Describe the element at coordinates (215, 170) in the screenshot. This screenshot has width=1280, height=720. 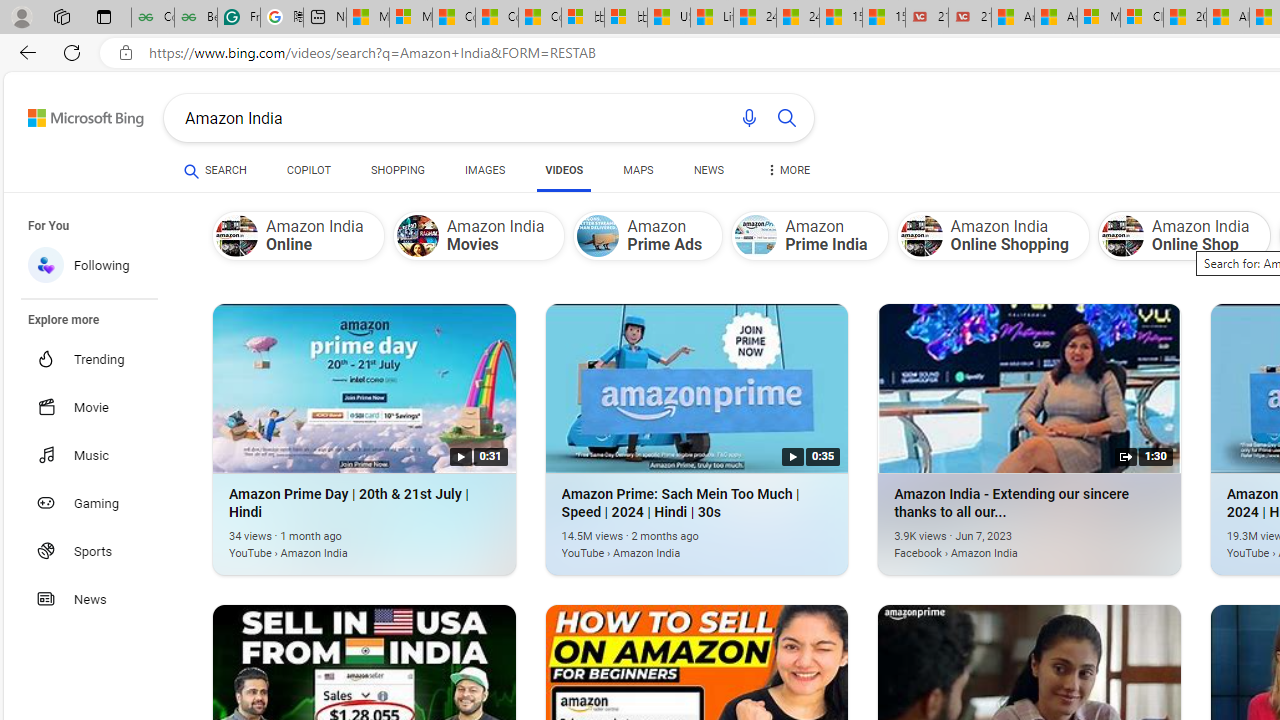
I see `'SEARCH'` at that location.